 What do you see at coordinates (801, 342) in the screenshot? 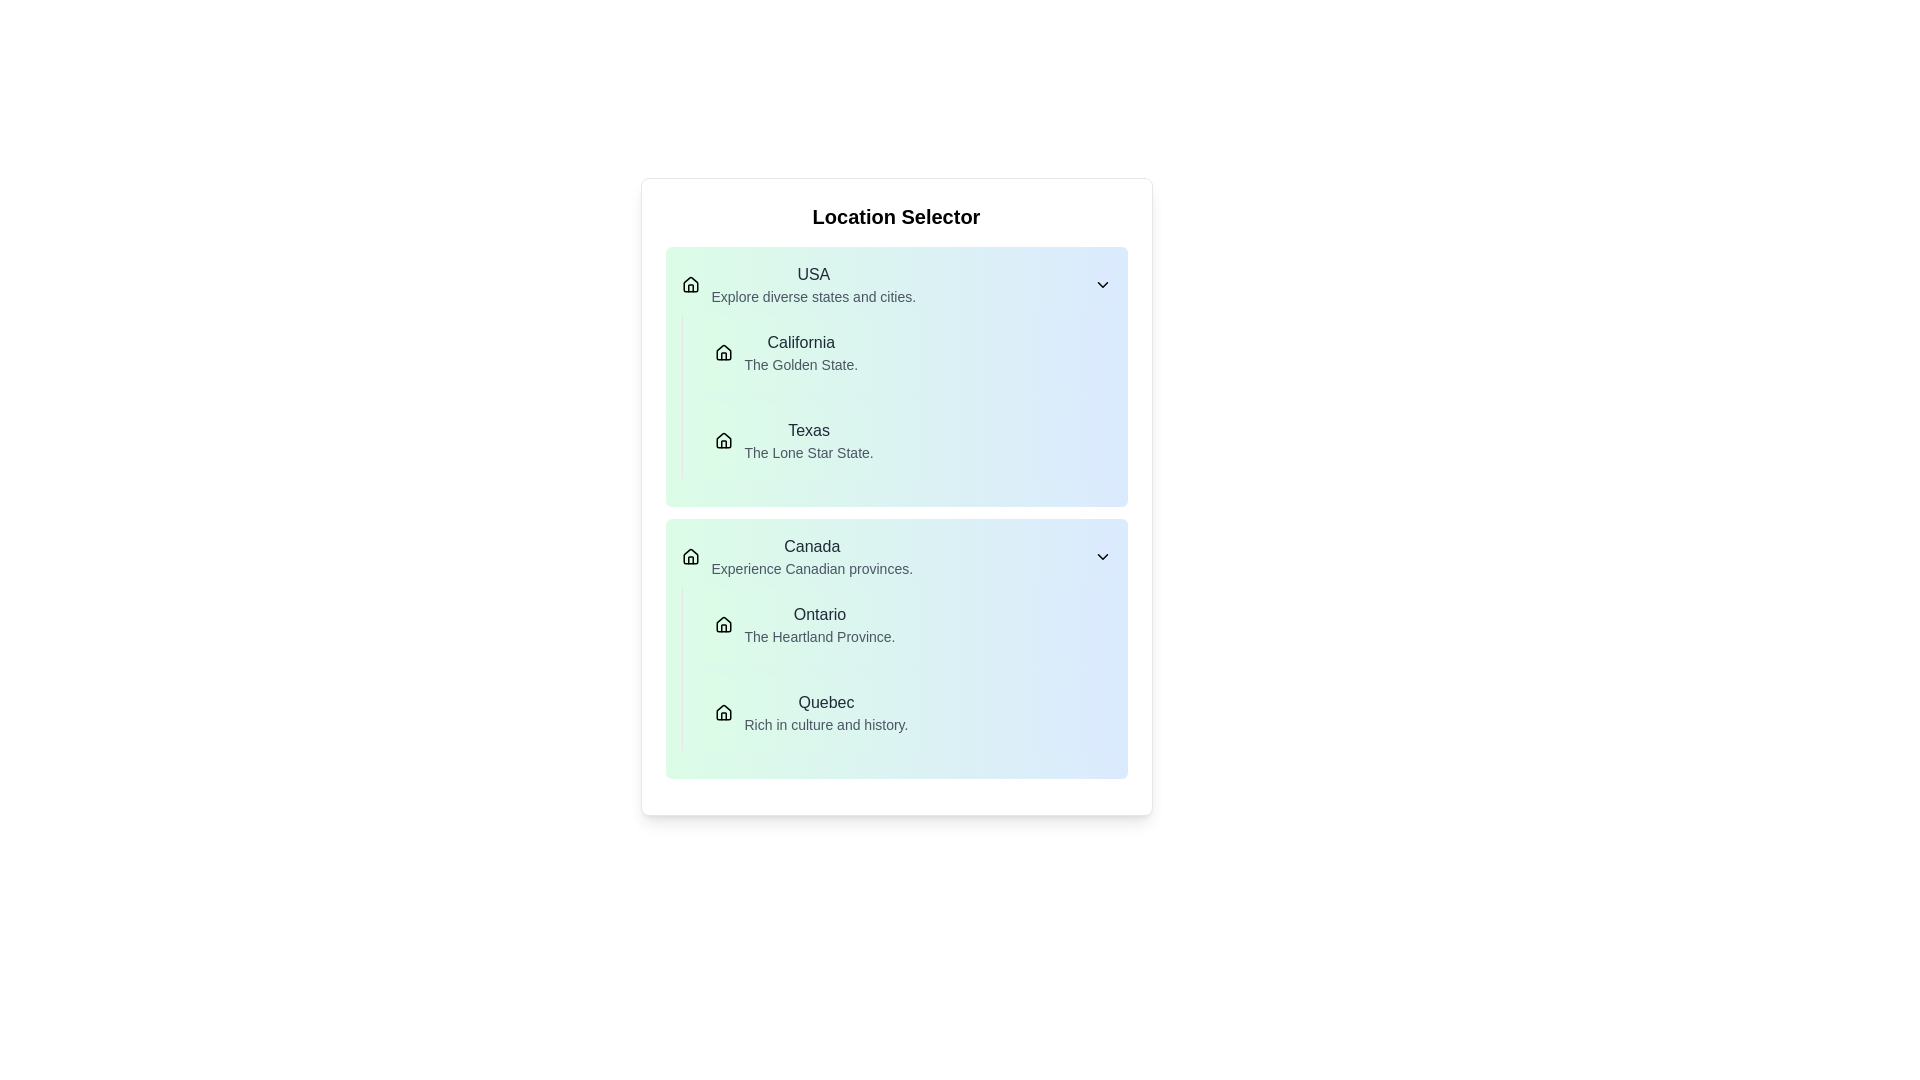
I see `the text 'California' which is styled with medium-weight font and dark gray color, located at the top of the green-highlighted section representing USA, above the subtext 'The Golden State.'` at bounding box center [801, 342].